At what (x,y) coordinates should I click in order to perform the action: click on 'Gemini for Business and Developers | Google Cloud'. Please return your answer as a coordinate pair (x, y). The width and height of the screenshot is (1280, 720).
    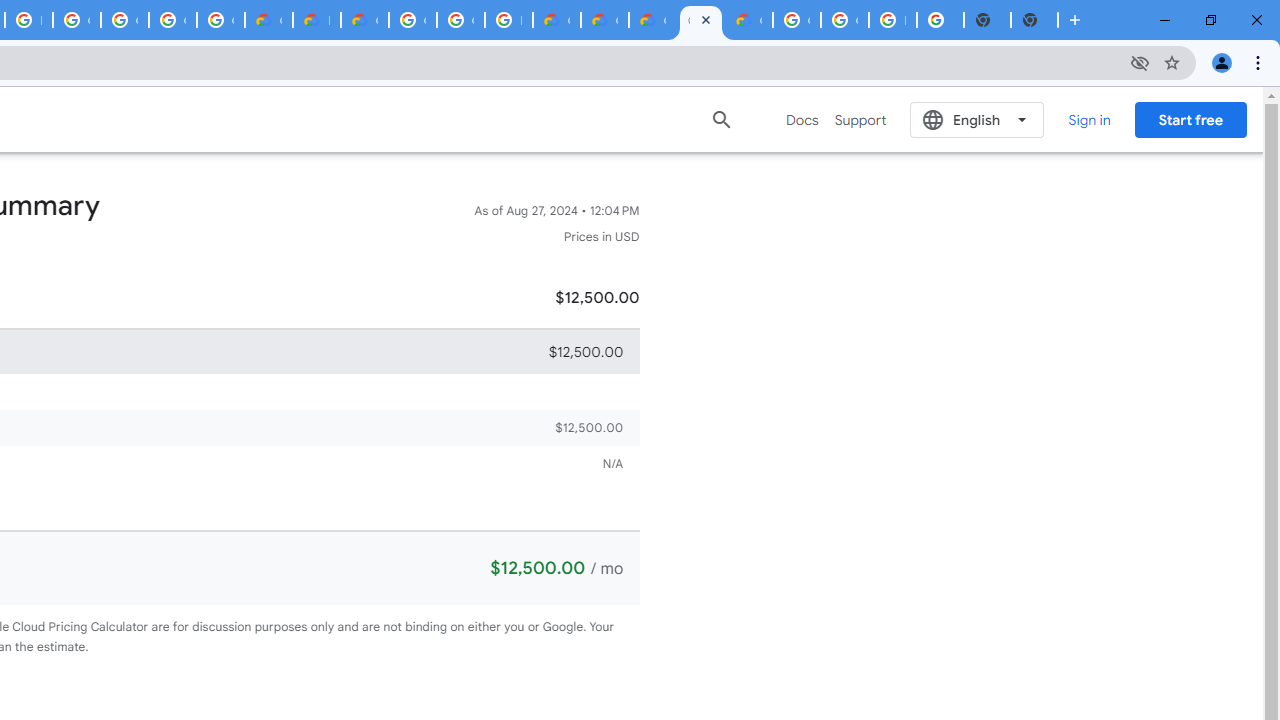
    Looking at the image, I should click on (364, 20).